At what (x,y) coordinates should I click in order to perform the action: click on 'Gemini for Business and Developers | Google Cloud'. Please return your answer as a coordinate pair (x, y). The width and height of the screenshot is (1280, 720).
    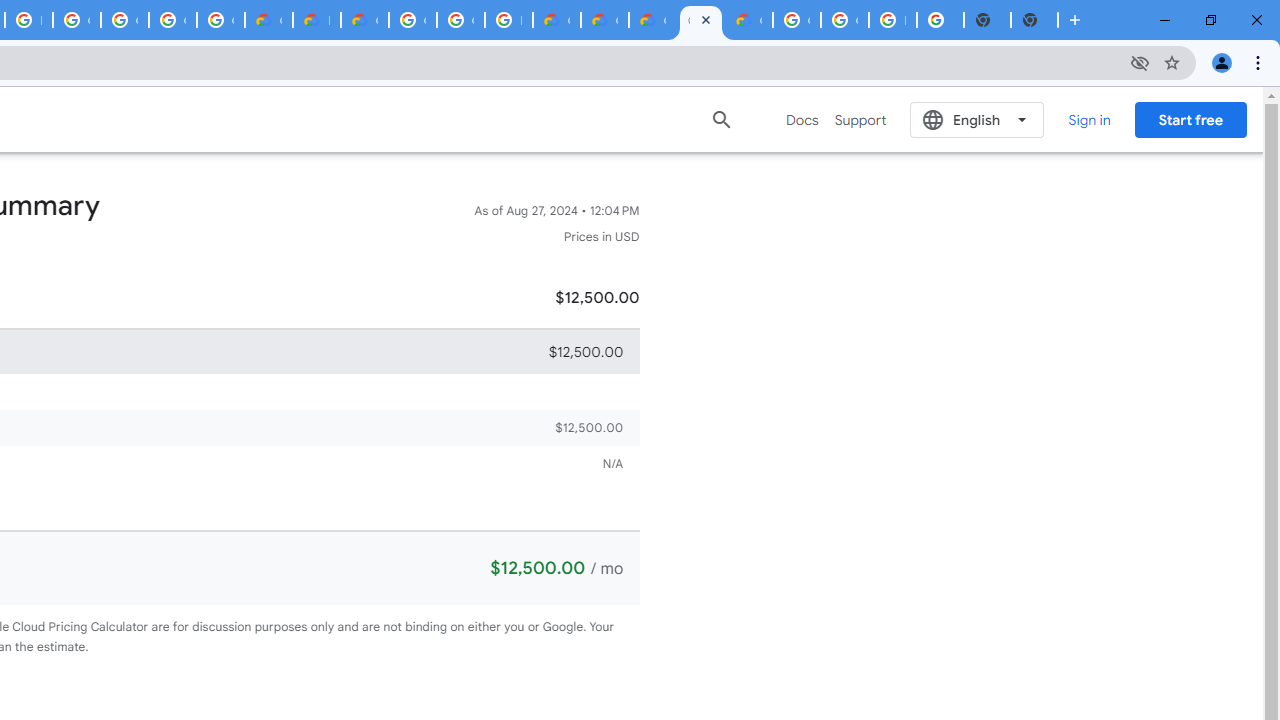
    Looking at the image, I should click on (364, 20).